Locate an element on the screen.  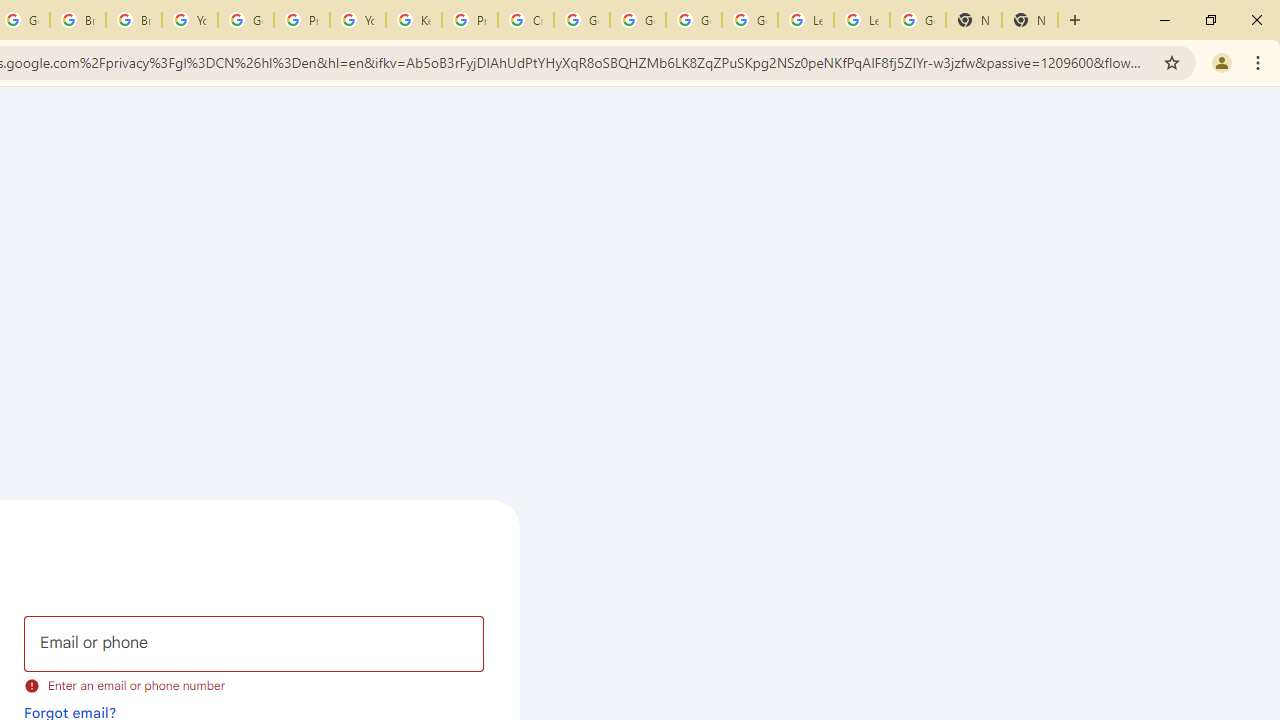
'Google Account Help' is located at coordinates (244, 20).